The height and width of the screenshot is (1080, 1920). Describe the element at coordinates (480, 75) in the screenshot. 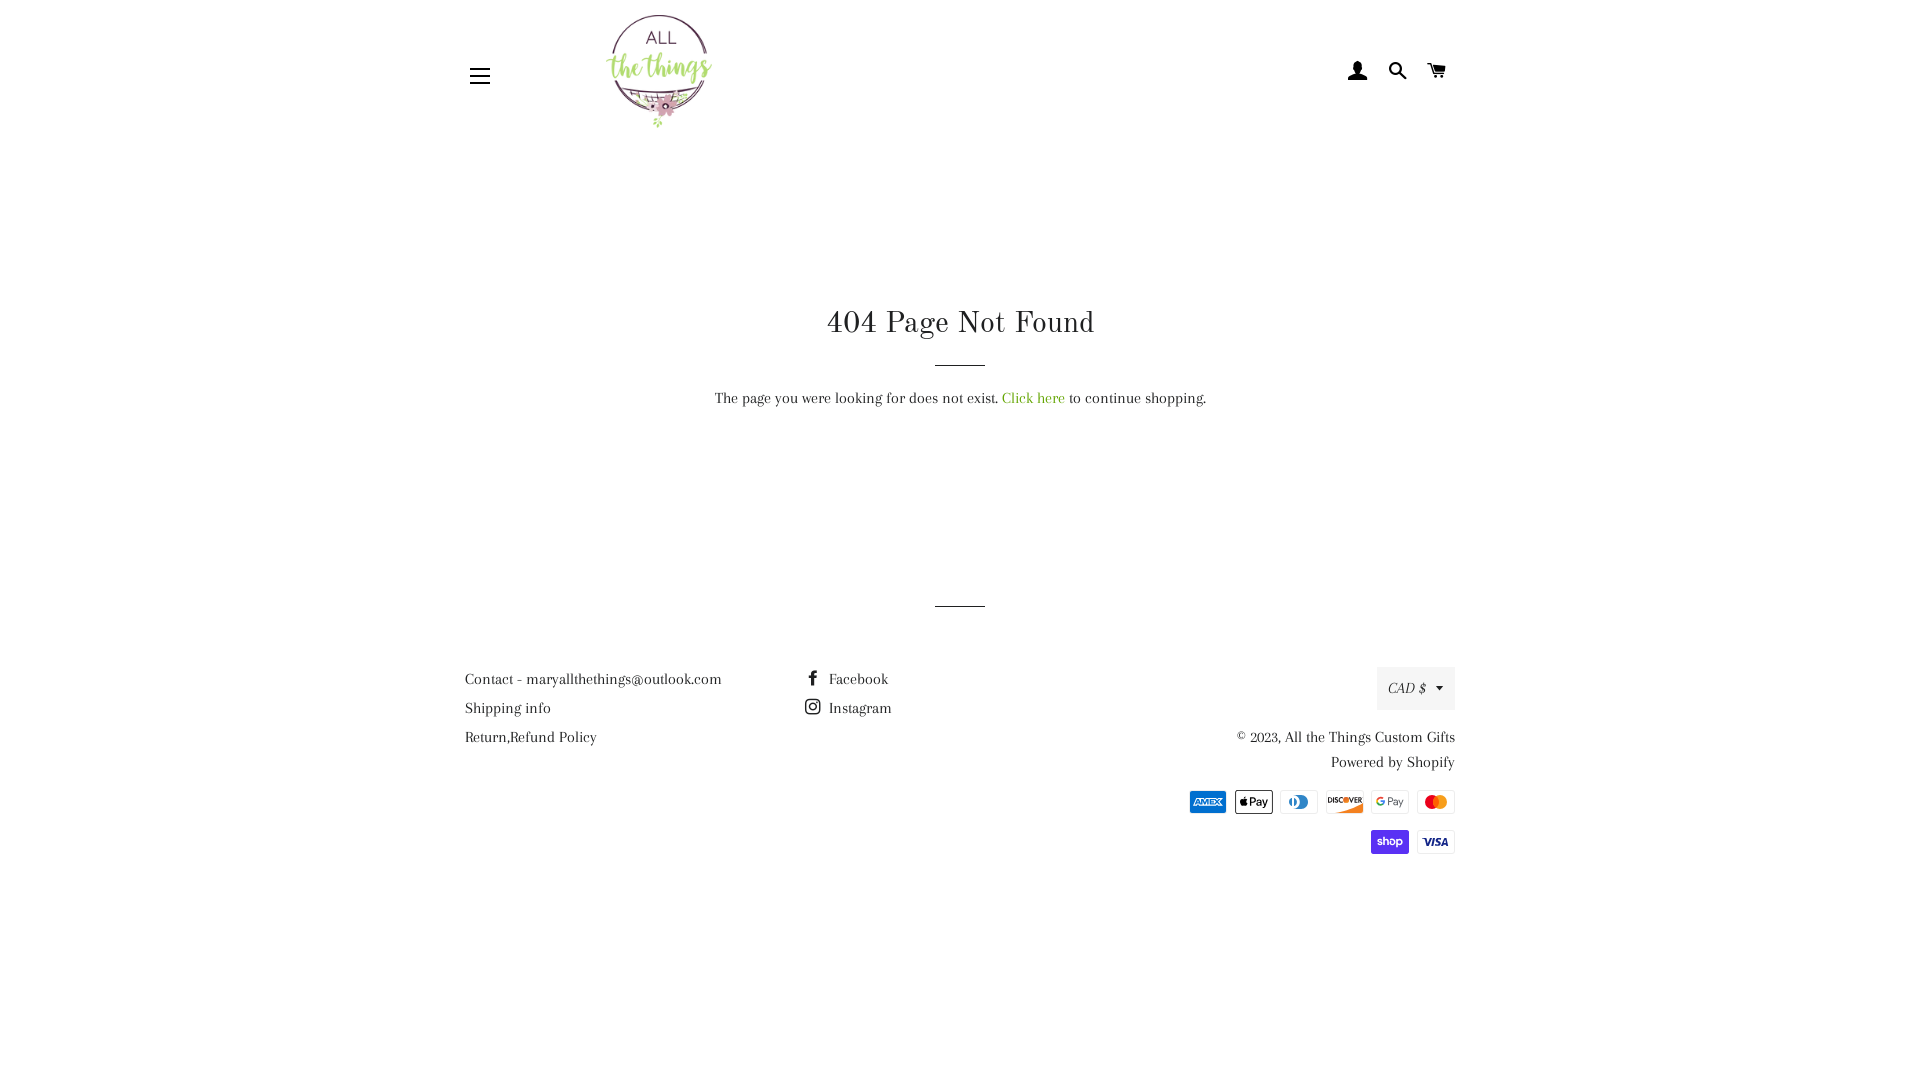

I see `'SITE NAVIGATION'` at that location.